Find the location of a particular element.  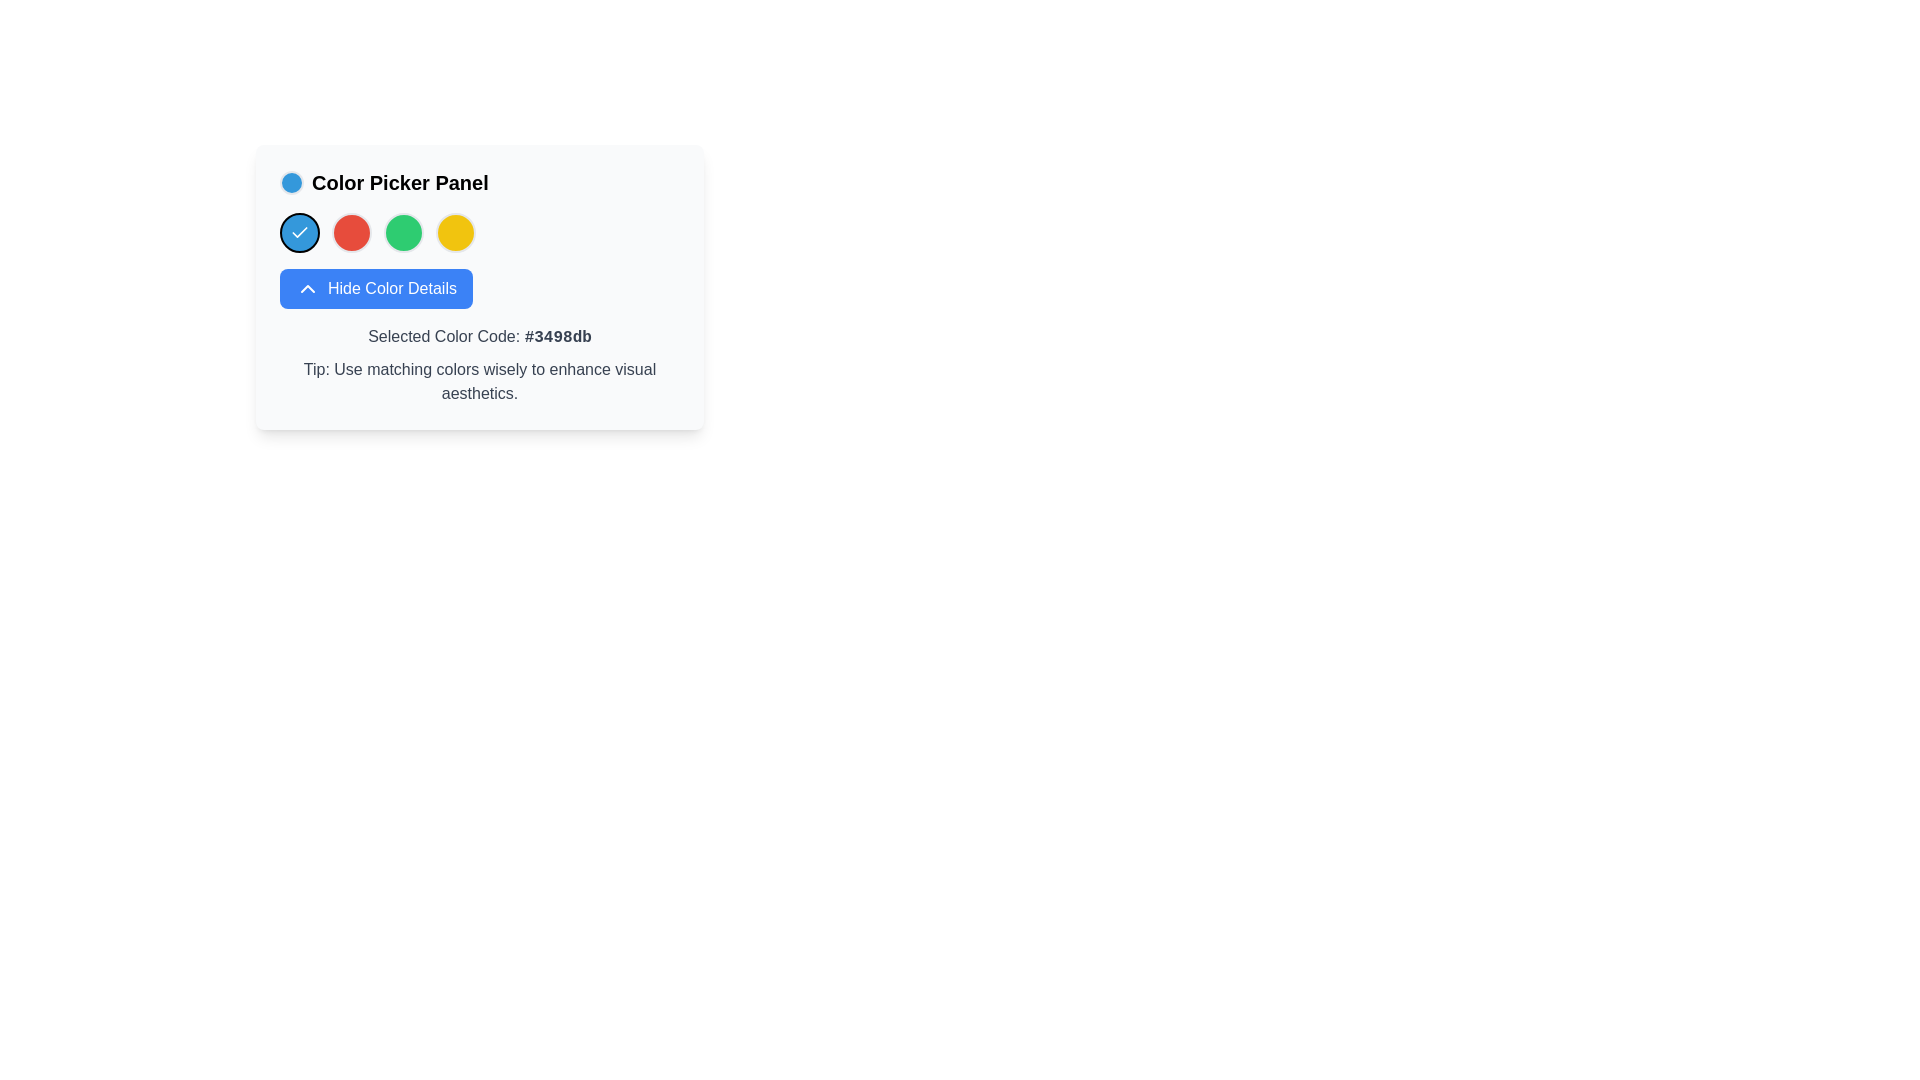

the second red circular radio button is located at coordinates (351, 231).